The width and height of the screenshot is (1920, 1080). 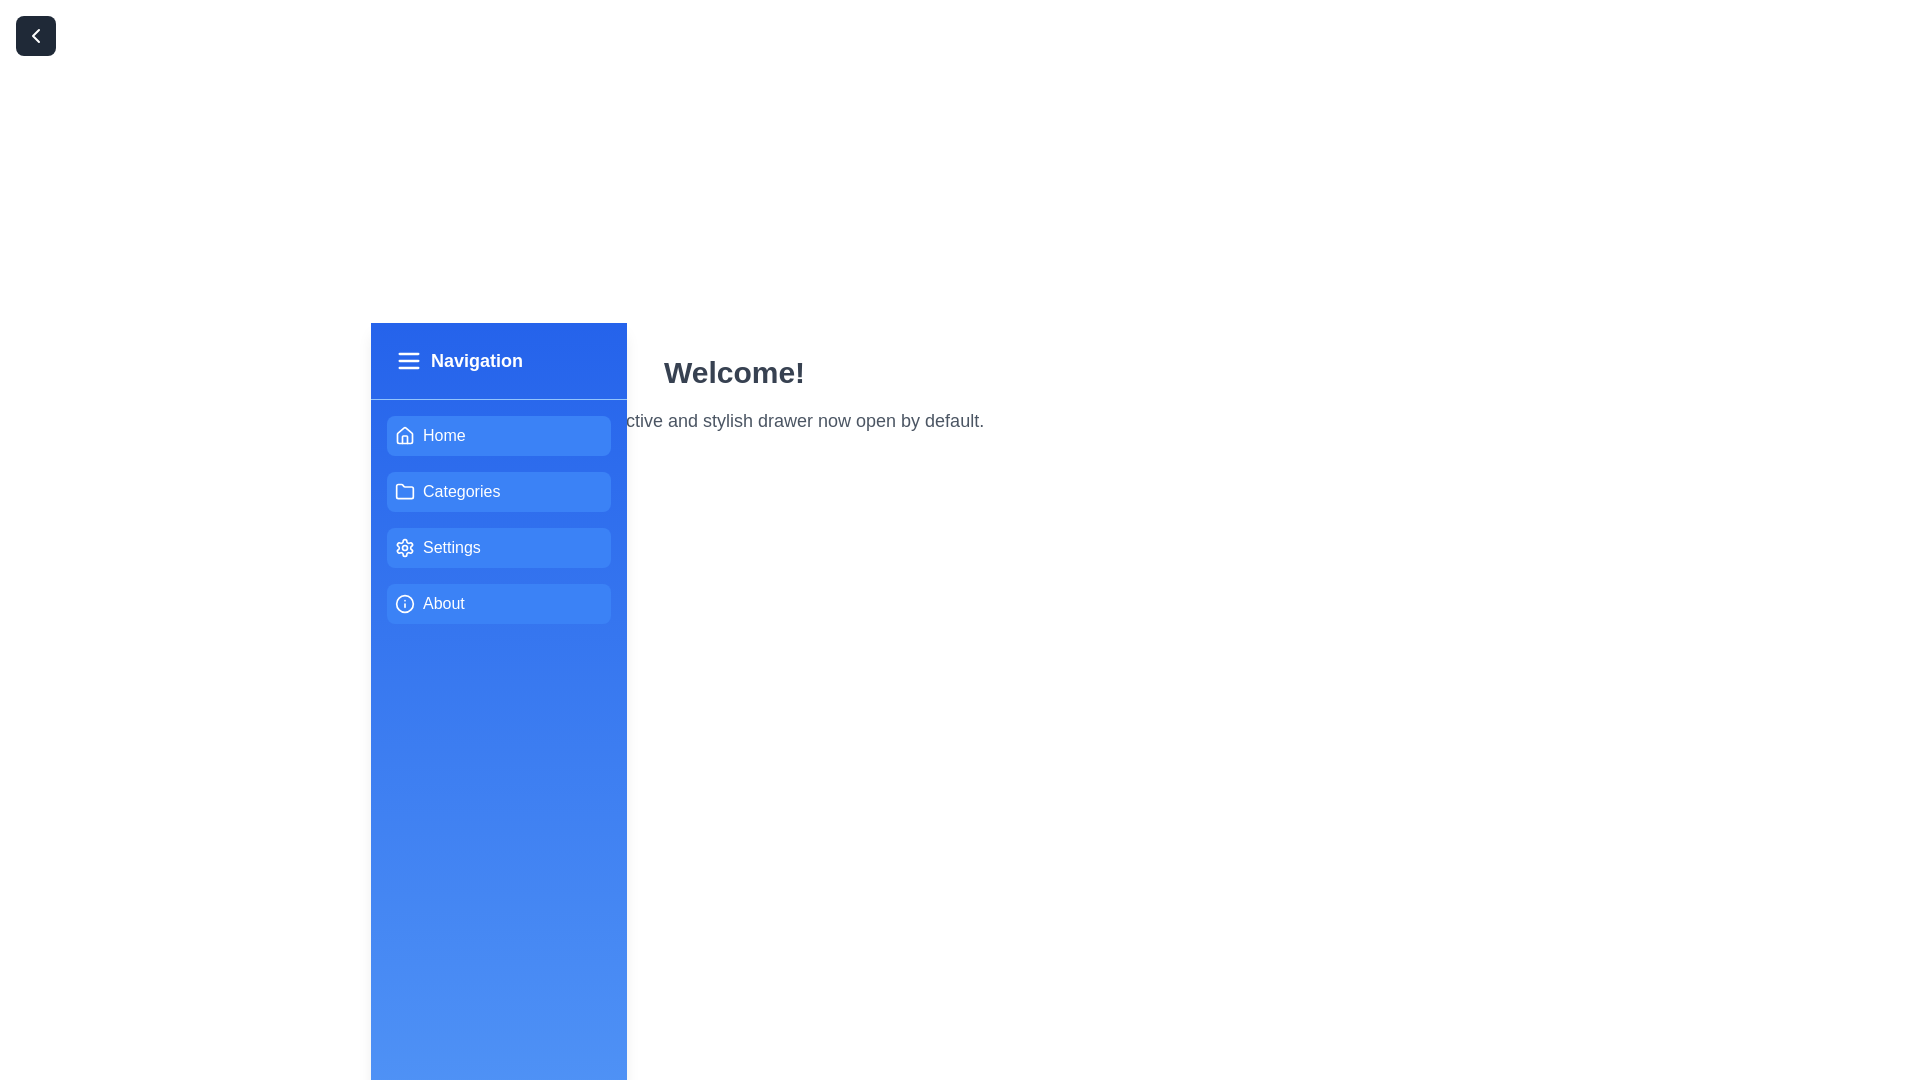 What do you see at coordinates (403, 603) in the screenshot?
I see `the circular information icon with a blue background and white outline, located in the 'About' menu item on the left vertical navigation bar` at bounding box center [403, 603].